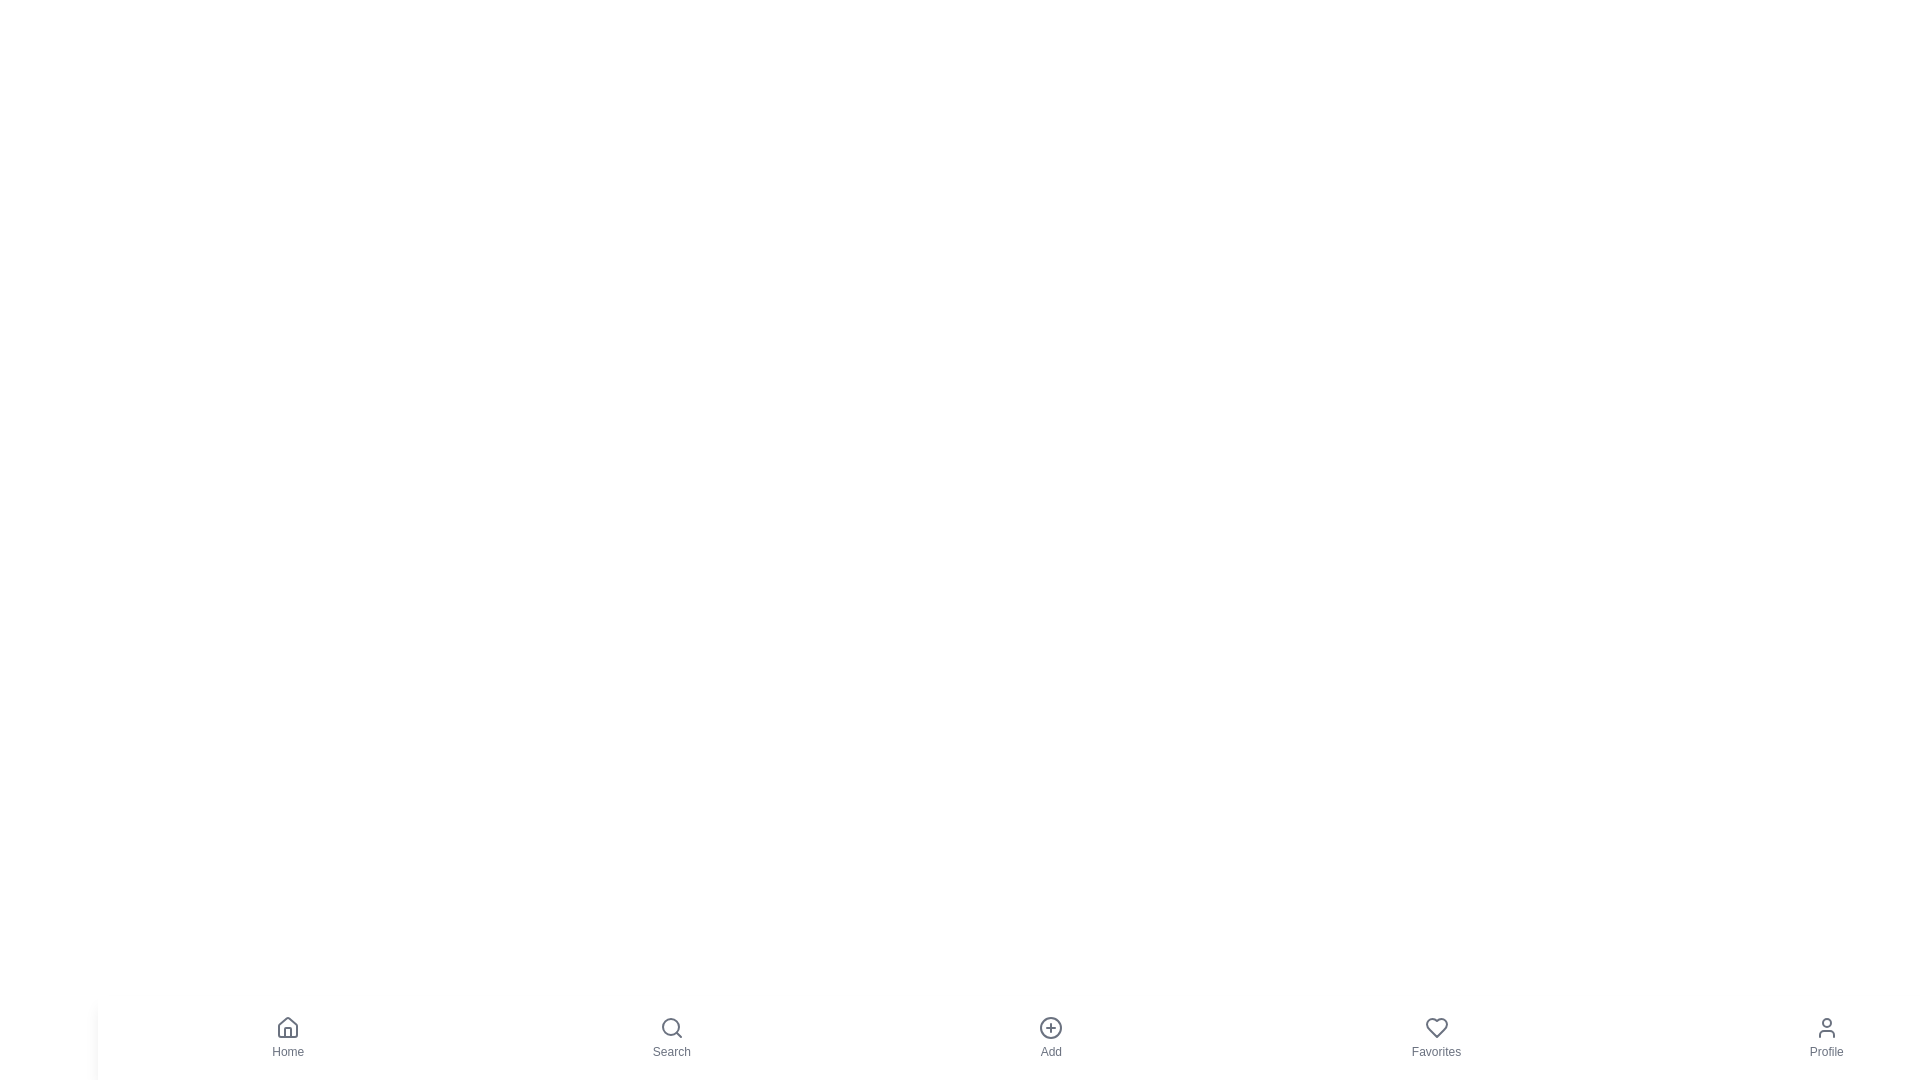 Image resolution: width=1920 pixels, height=1080 pixels. I want to click on the 'Add' button located in the bottom center of the navigation bar, which features a rounded icon with a plus symbol and the label 'Add' beneath it, so click(1050, 1036).